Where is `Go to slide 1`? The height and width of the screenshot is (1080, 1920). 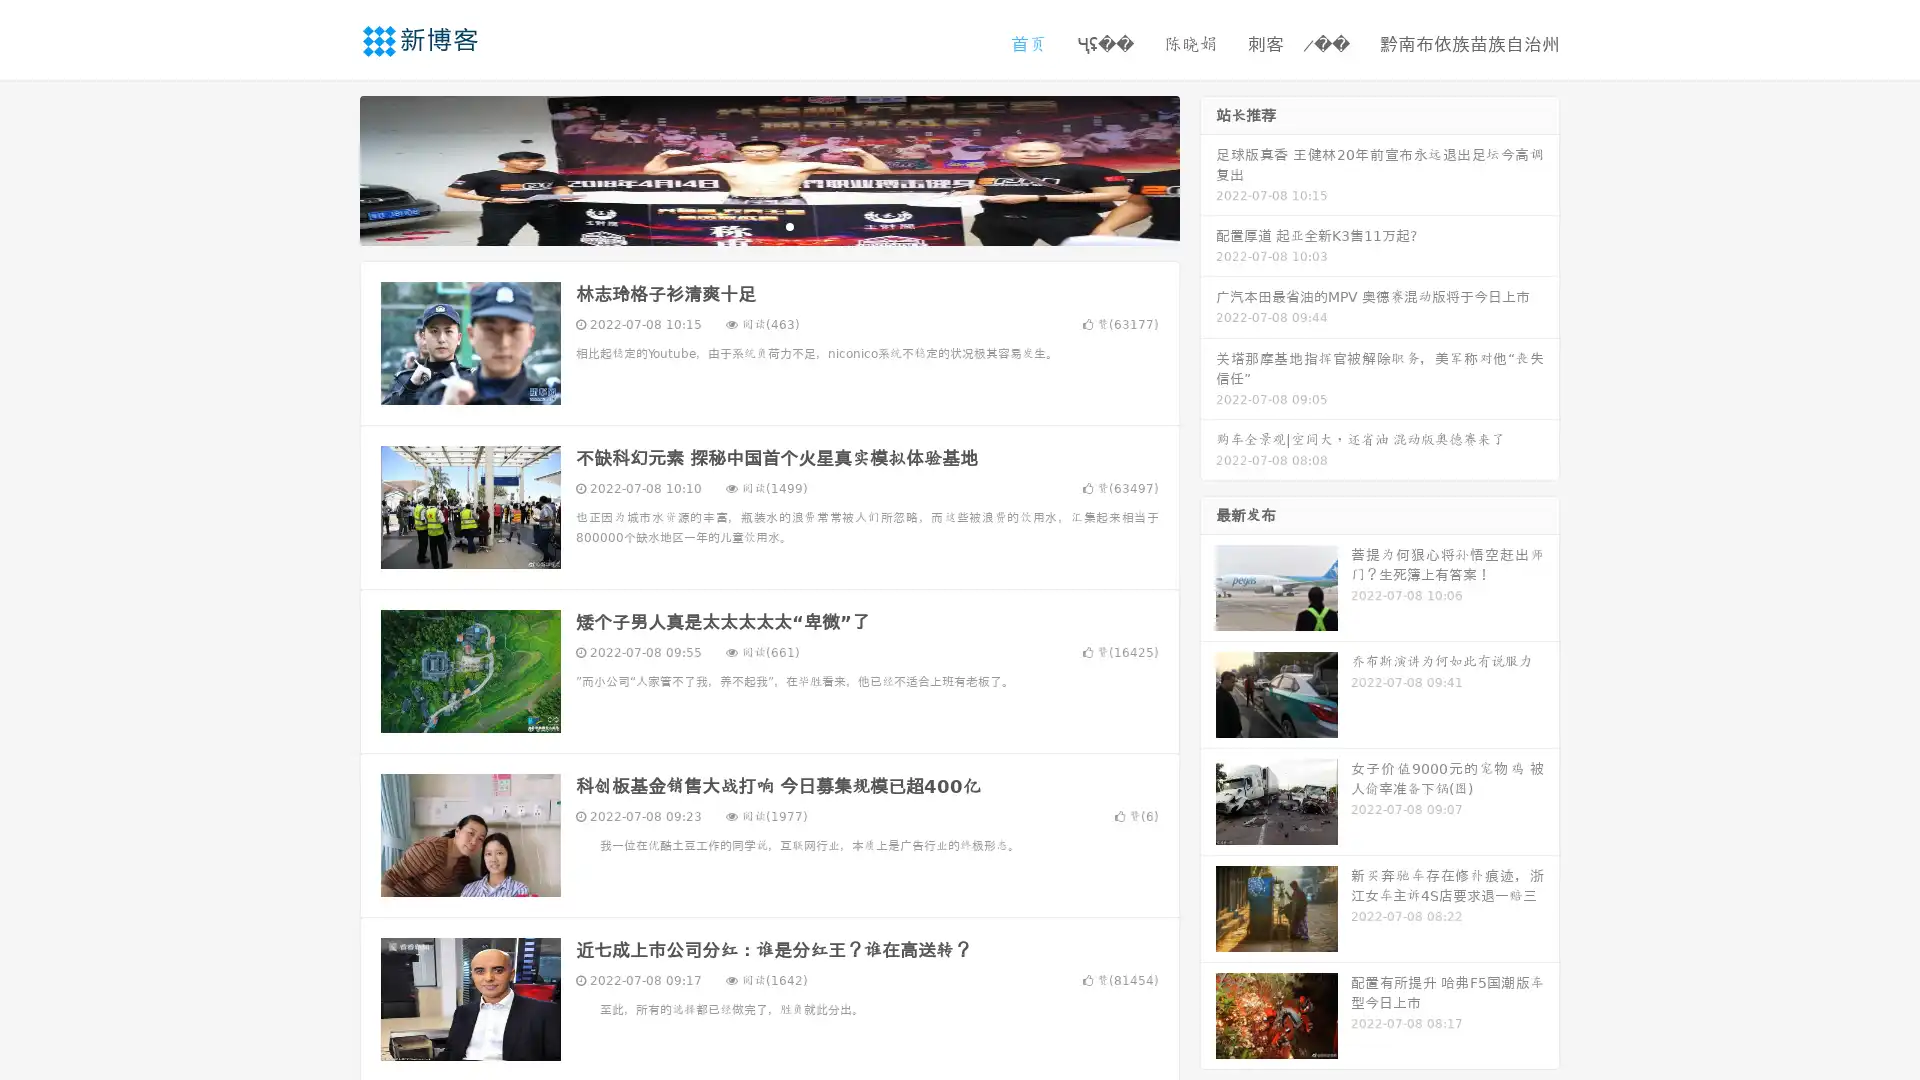
Go to slide 1 is located at coordinates (748, 225).